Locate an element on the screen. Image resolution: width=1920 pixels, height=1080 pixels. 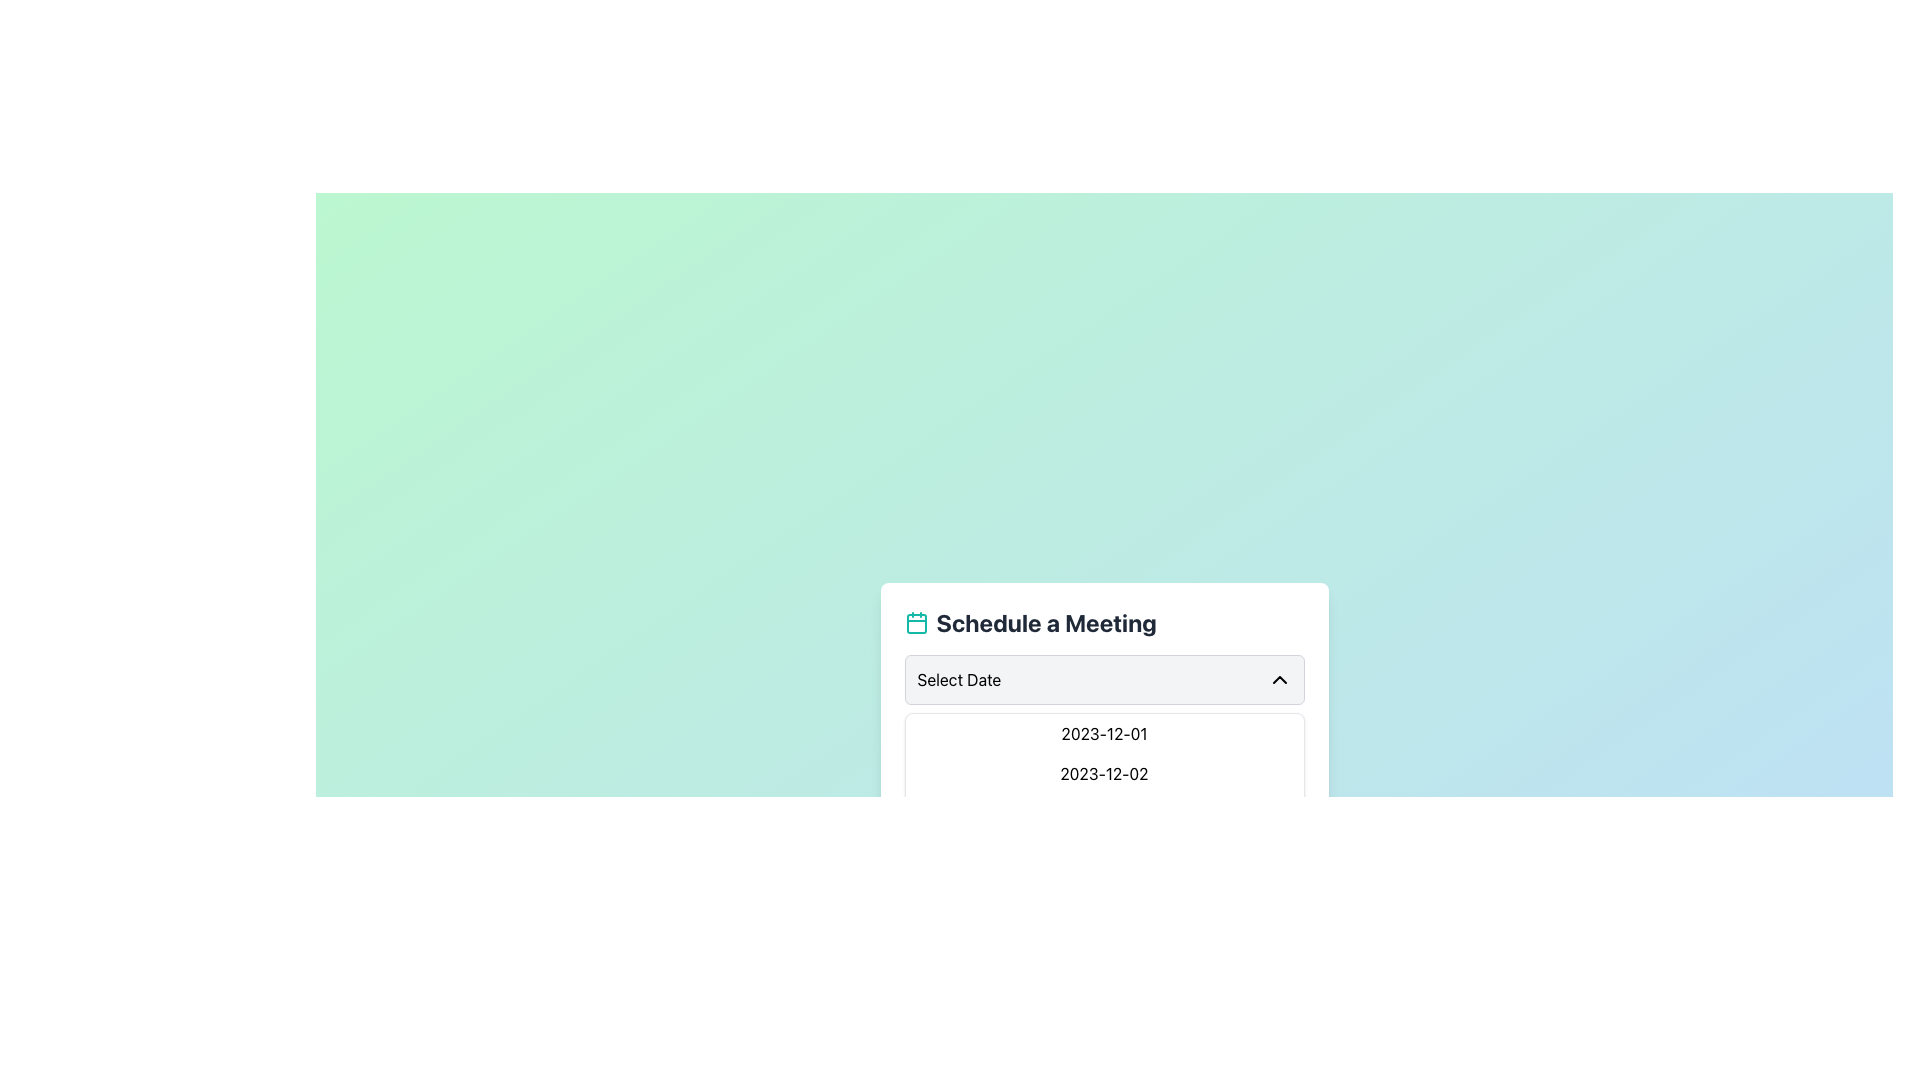
the small teal calendar icon, which is located to the left of the 'Schedule a Meeting' text label is located at coordinates (915, 622).